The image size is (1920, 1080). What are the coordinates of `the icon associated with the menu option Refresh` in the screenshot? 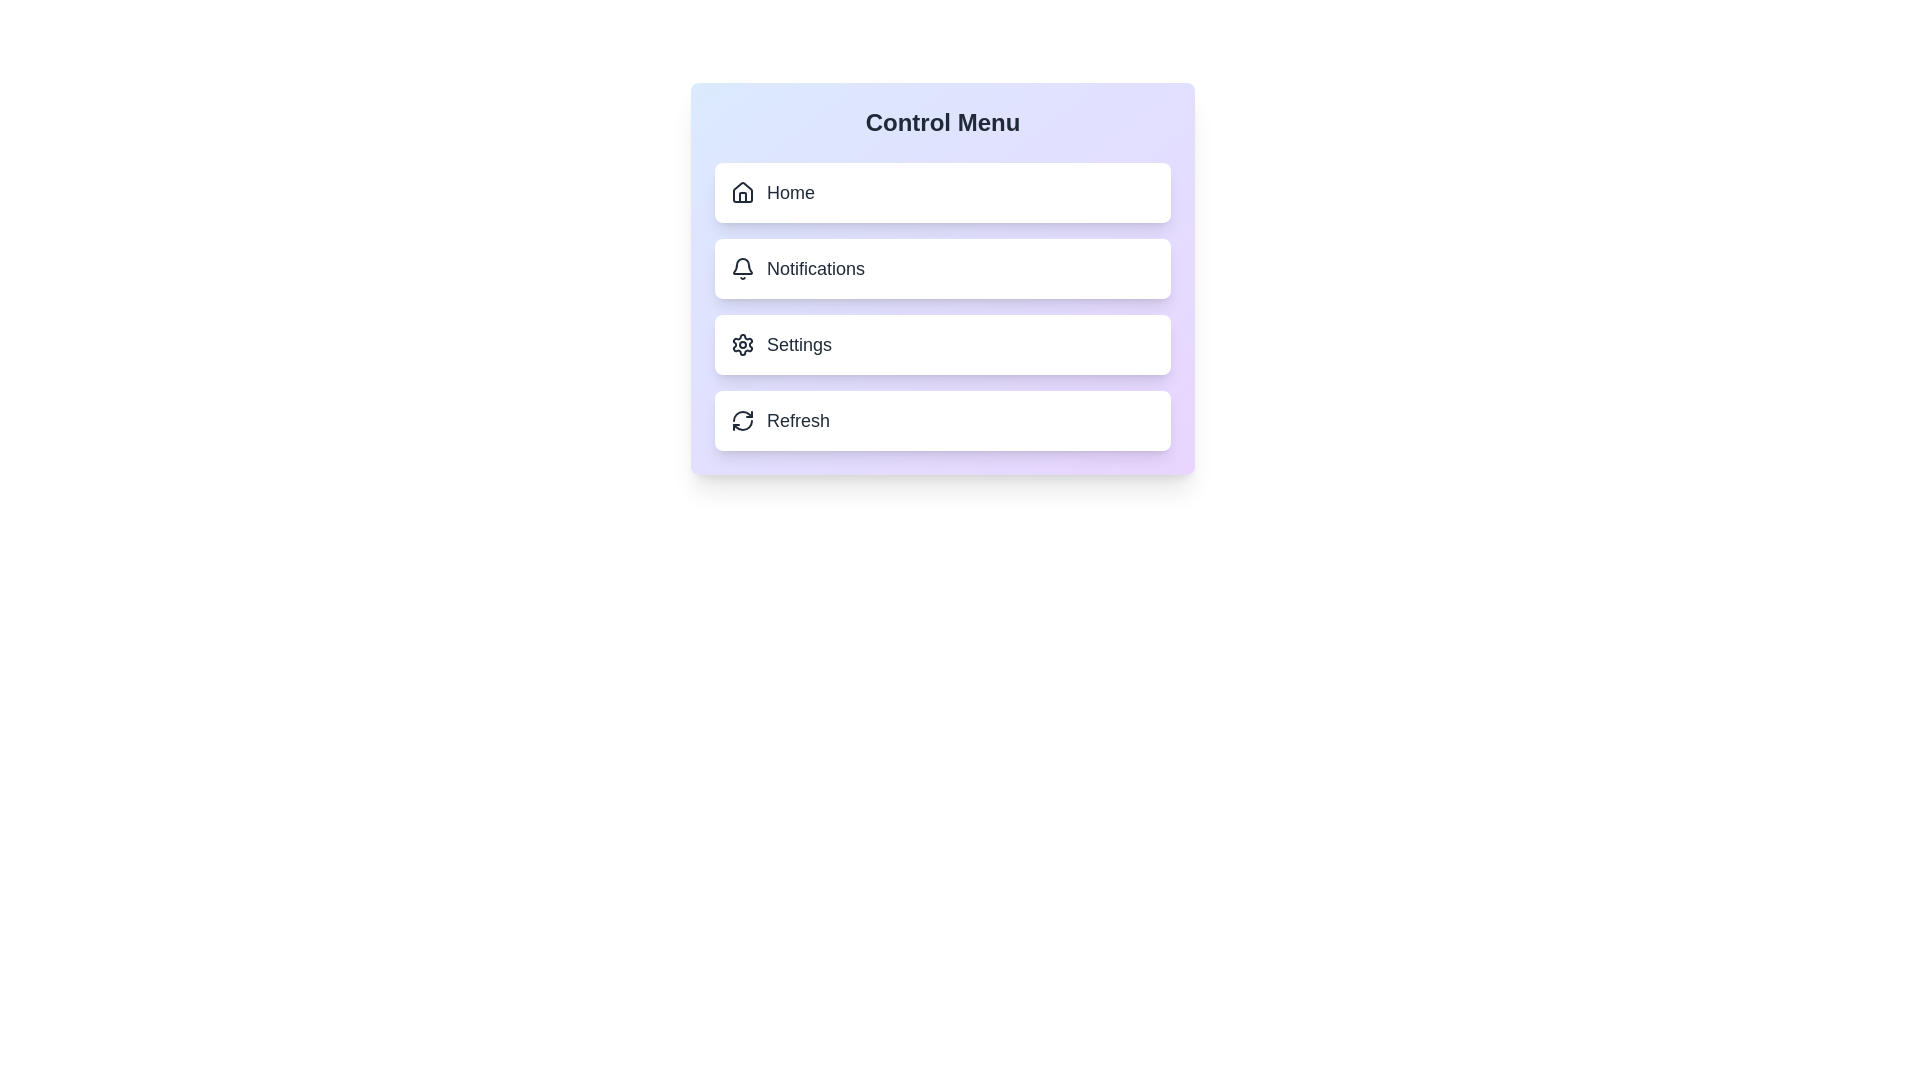 It's located at (742, 419).